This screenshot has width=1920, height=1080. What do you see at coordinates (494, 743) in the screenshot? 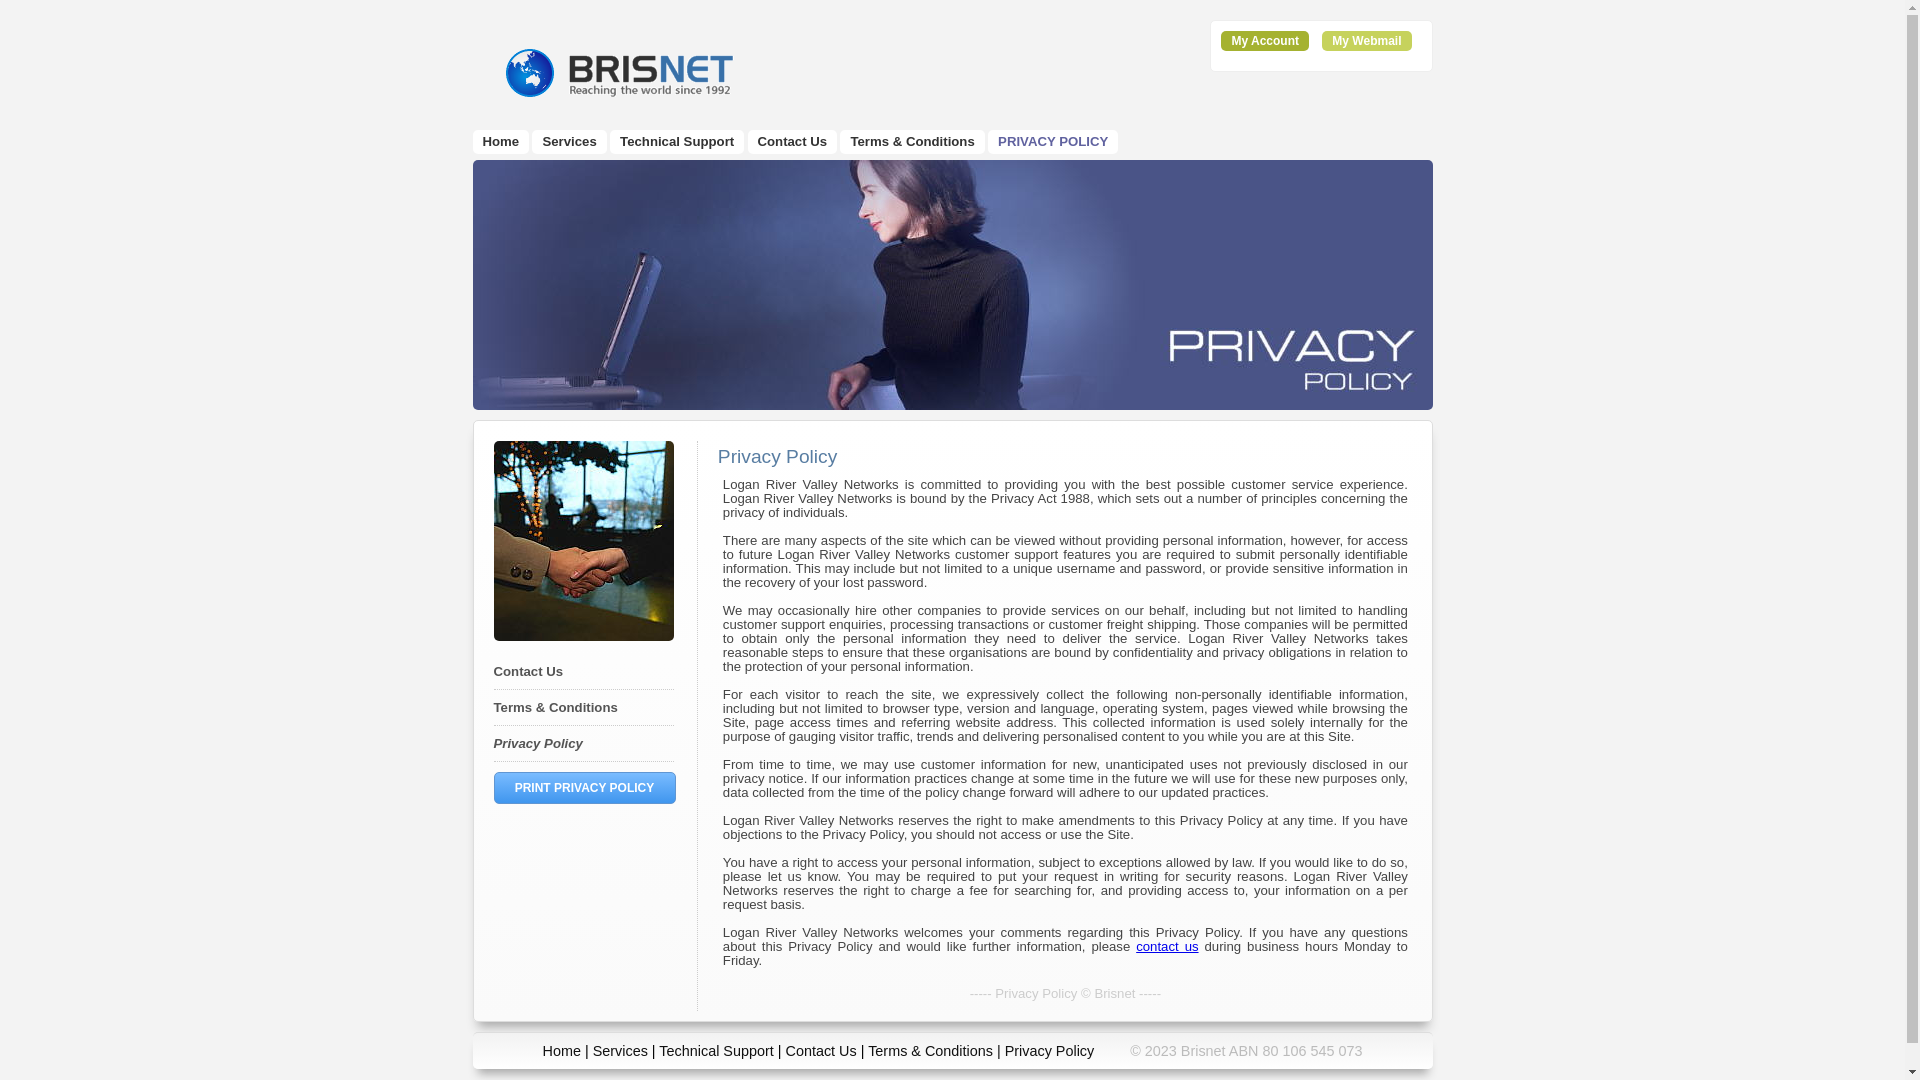
I see `'Privacy Policy'` at bounding box center [494, 743].